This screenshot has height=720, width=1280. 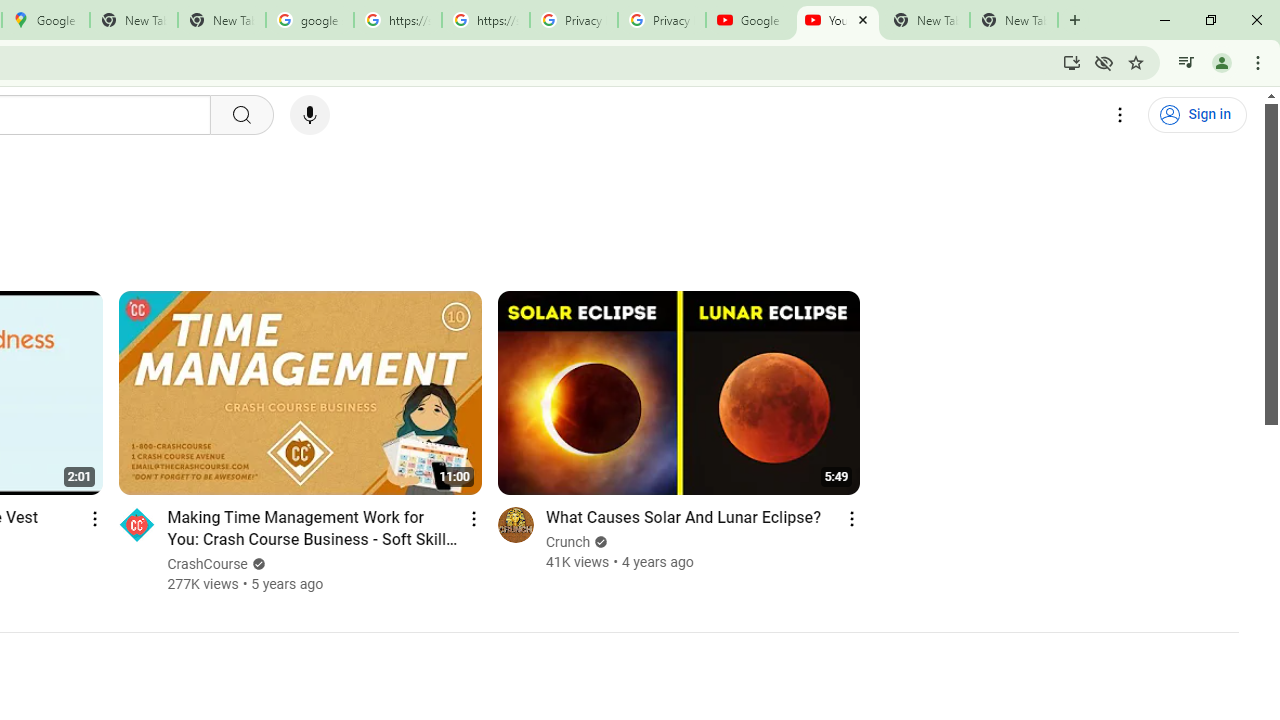 What do you see at coordinates (1014, 20) in the screenshot?
I see `'New Tab'` at bounding box center [1014, 20].